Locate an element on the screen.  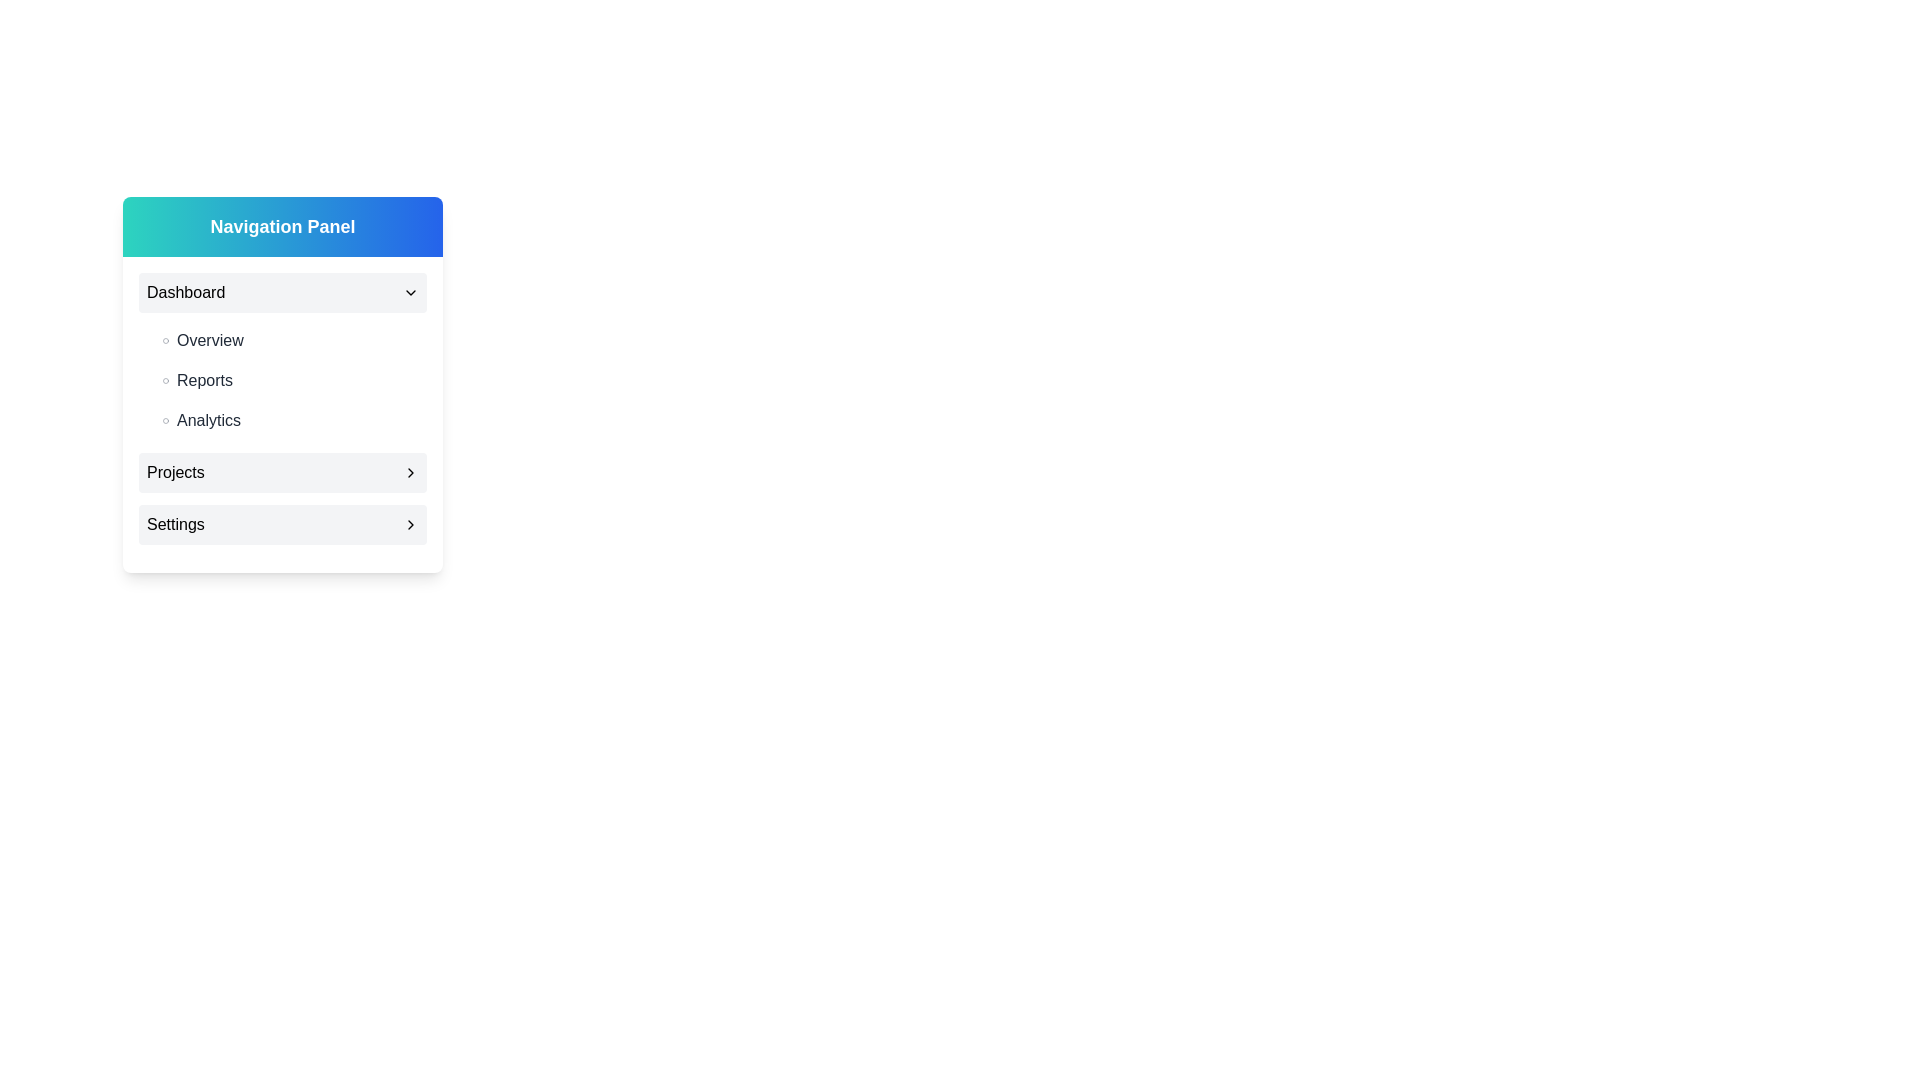
the 'Reports' text label in the Dashboard dropdown of the left-side navigation bar is located at coordinates (205, 381).